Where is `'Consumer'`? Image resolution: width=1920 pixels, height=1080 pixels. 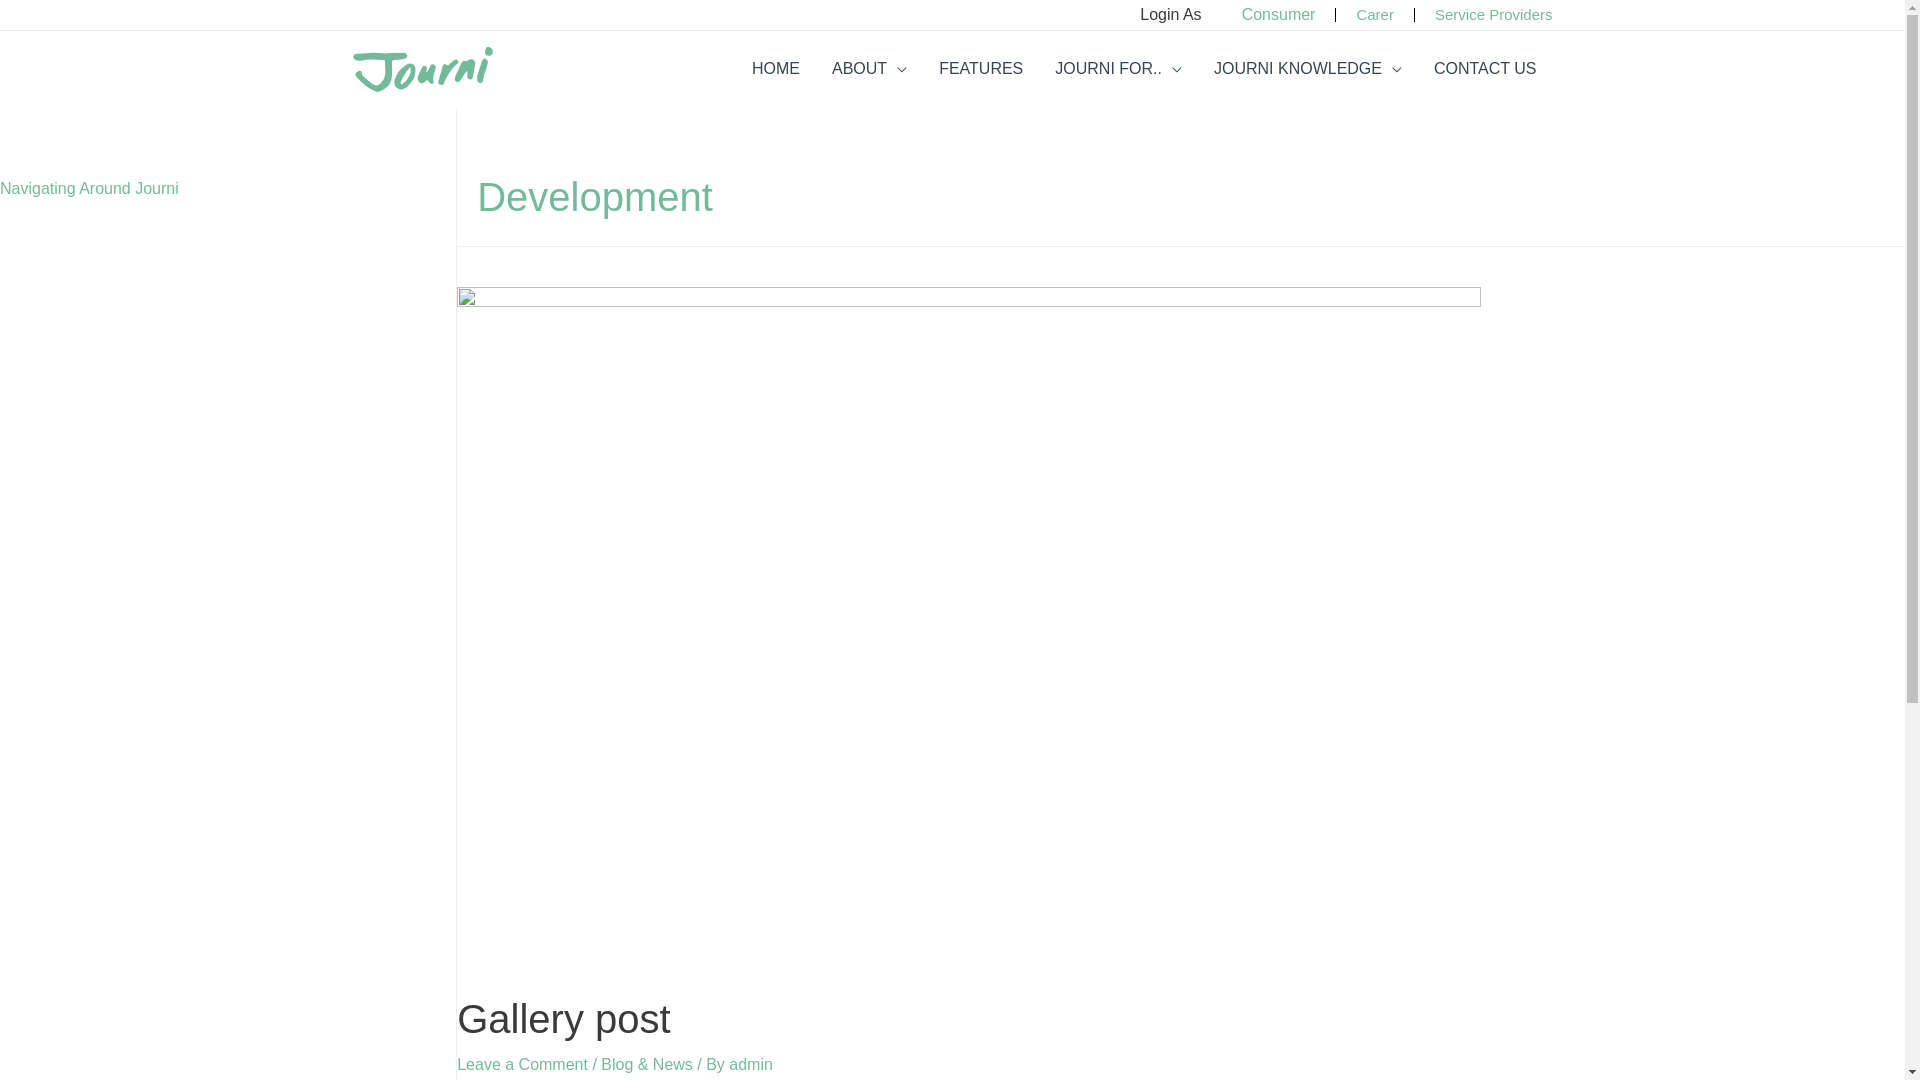
'Consumer' is located at coordinates (1277, 14).